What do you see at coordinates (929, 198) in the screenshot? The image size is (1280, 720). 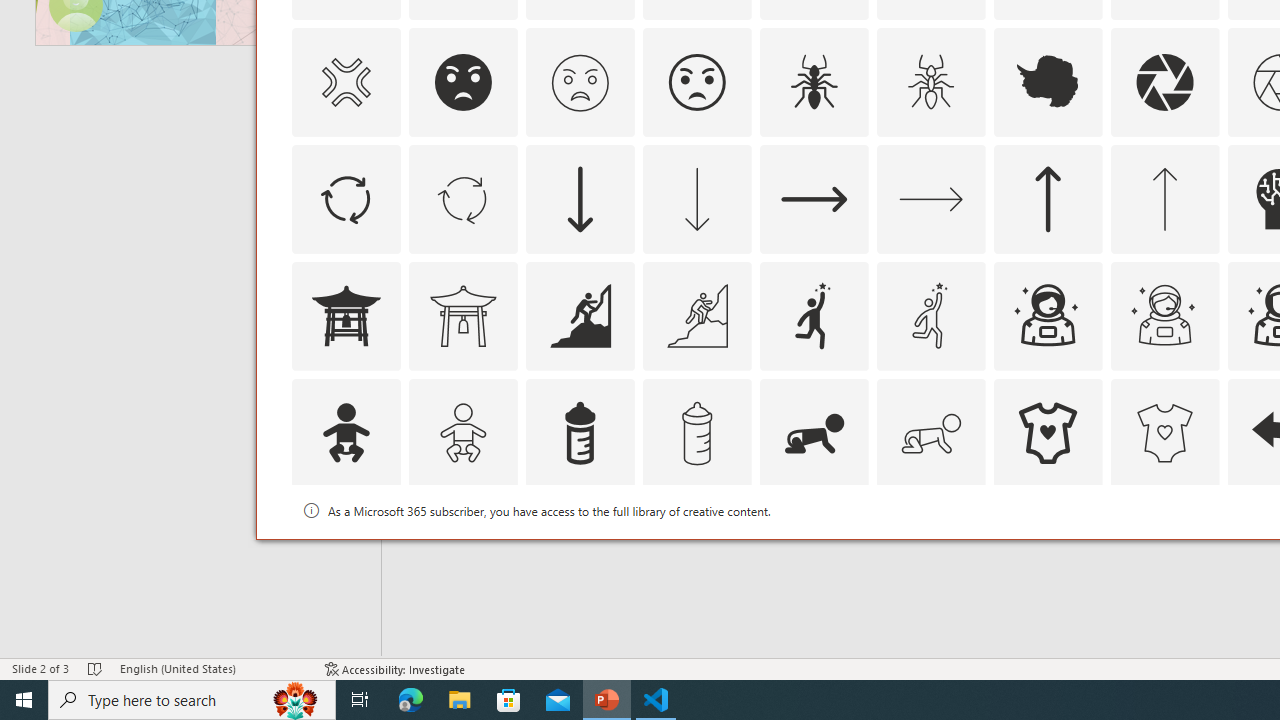 I see `'AutomationID: Icons_ArrowRight_M'` at bounding box center [929, 198].